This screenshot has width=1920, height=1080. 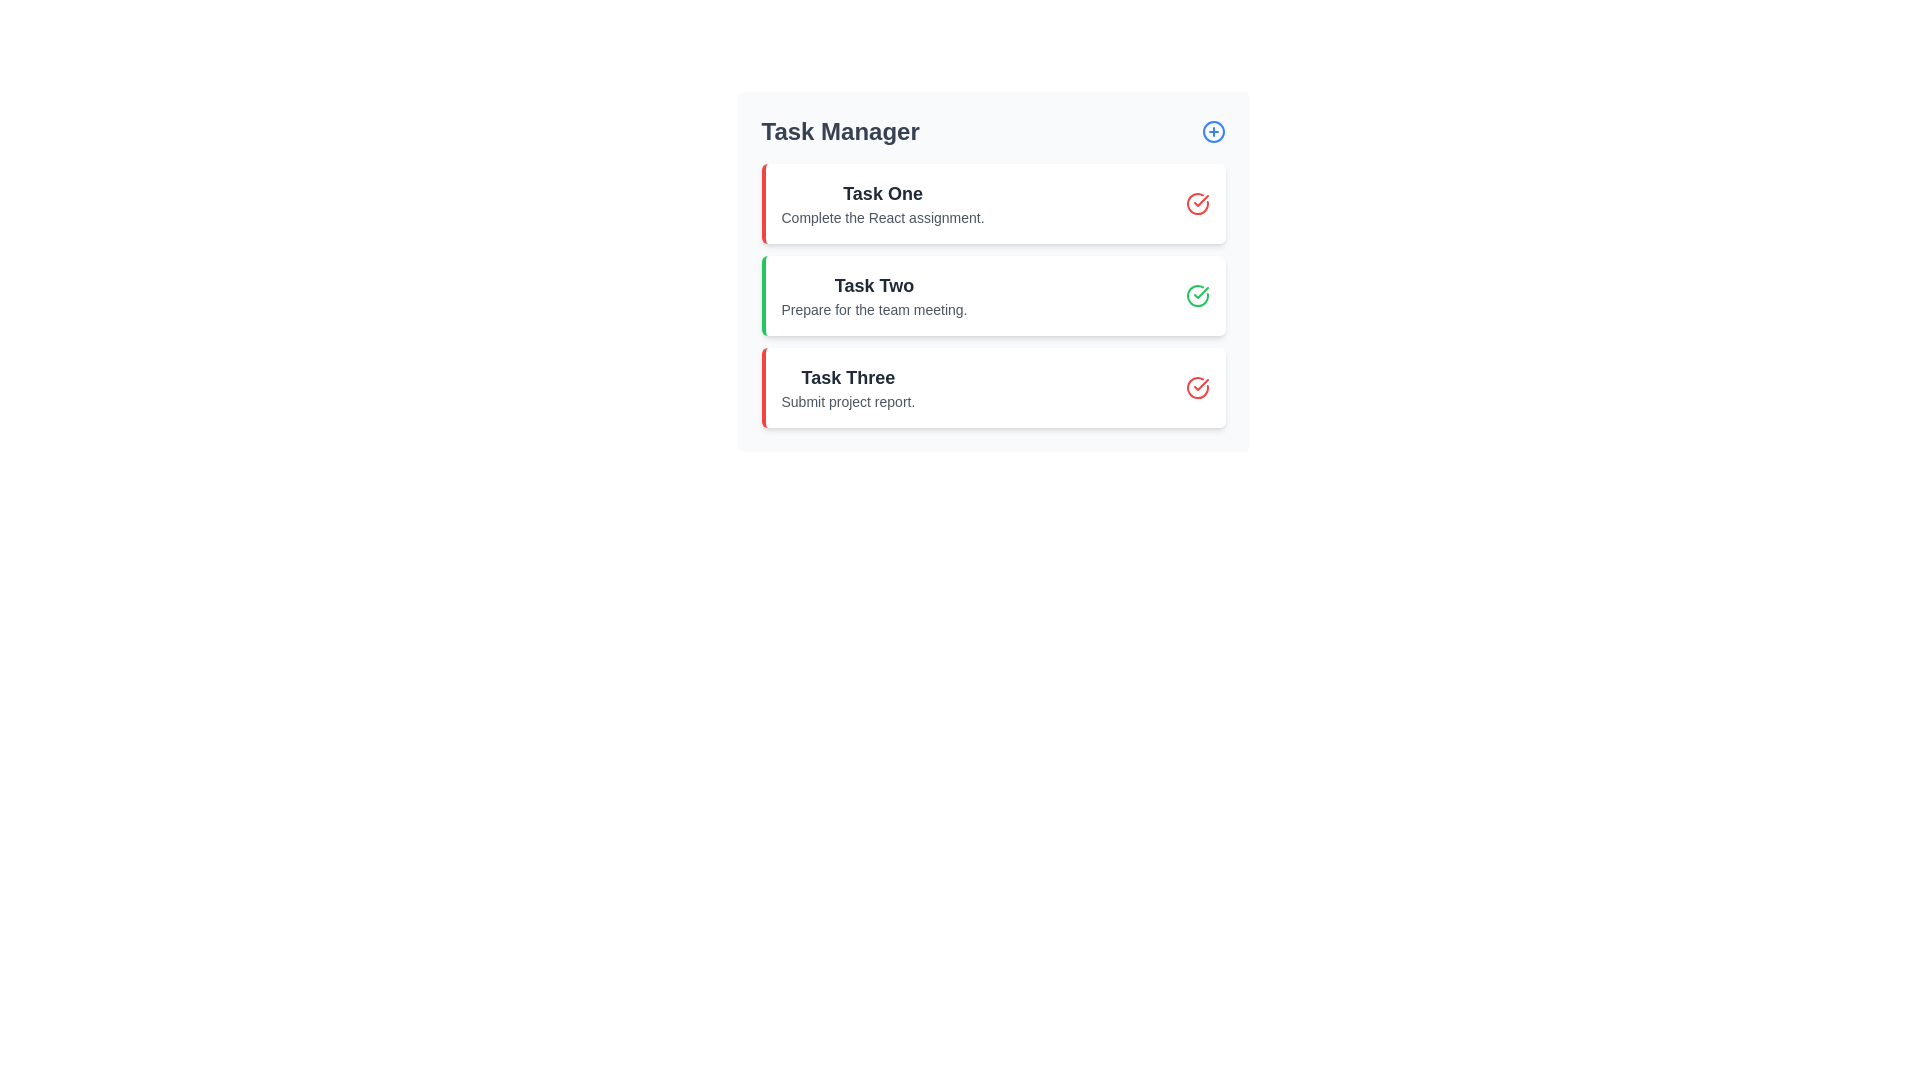 I want to click on the 'Task Manager' text heading, which is a bold and enlarged font element located at the top-left of the interface, so click(x=840, y=131).